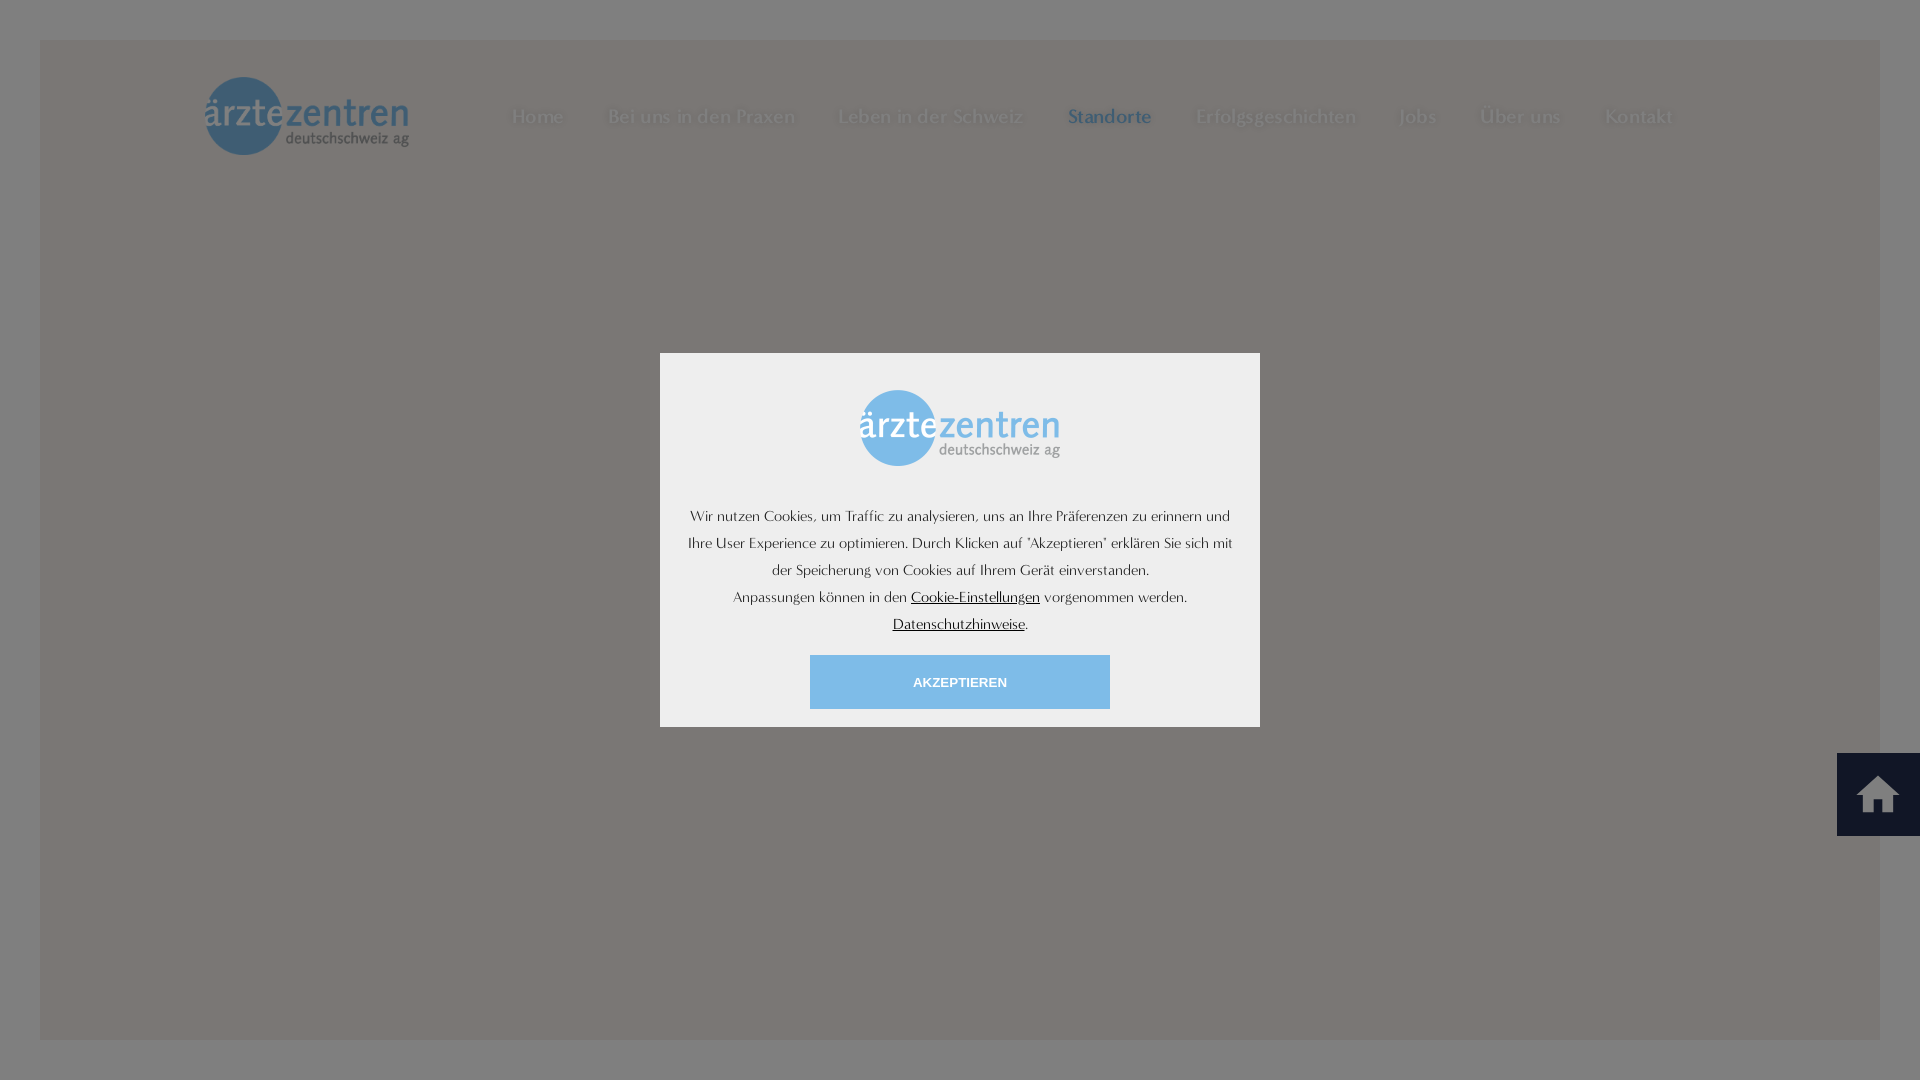 The width and height of the screenshot is (1920, 1080). I want to click on 'Jobs', so click(1397, 115).